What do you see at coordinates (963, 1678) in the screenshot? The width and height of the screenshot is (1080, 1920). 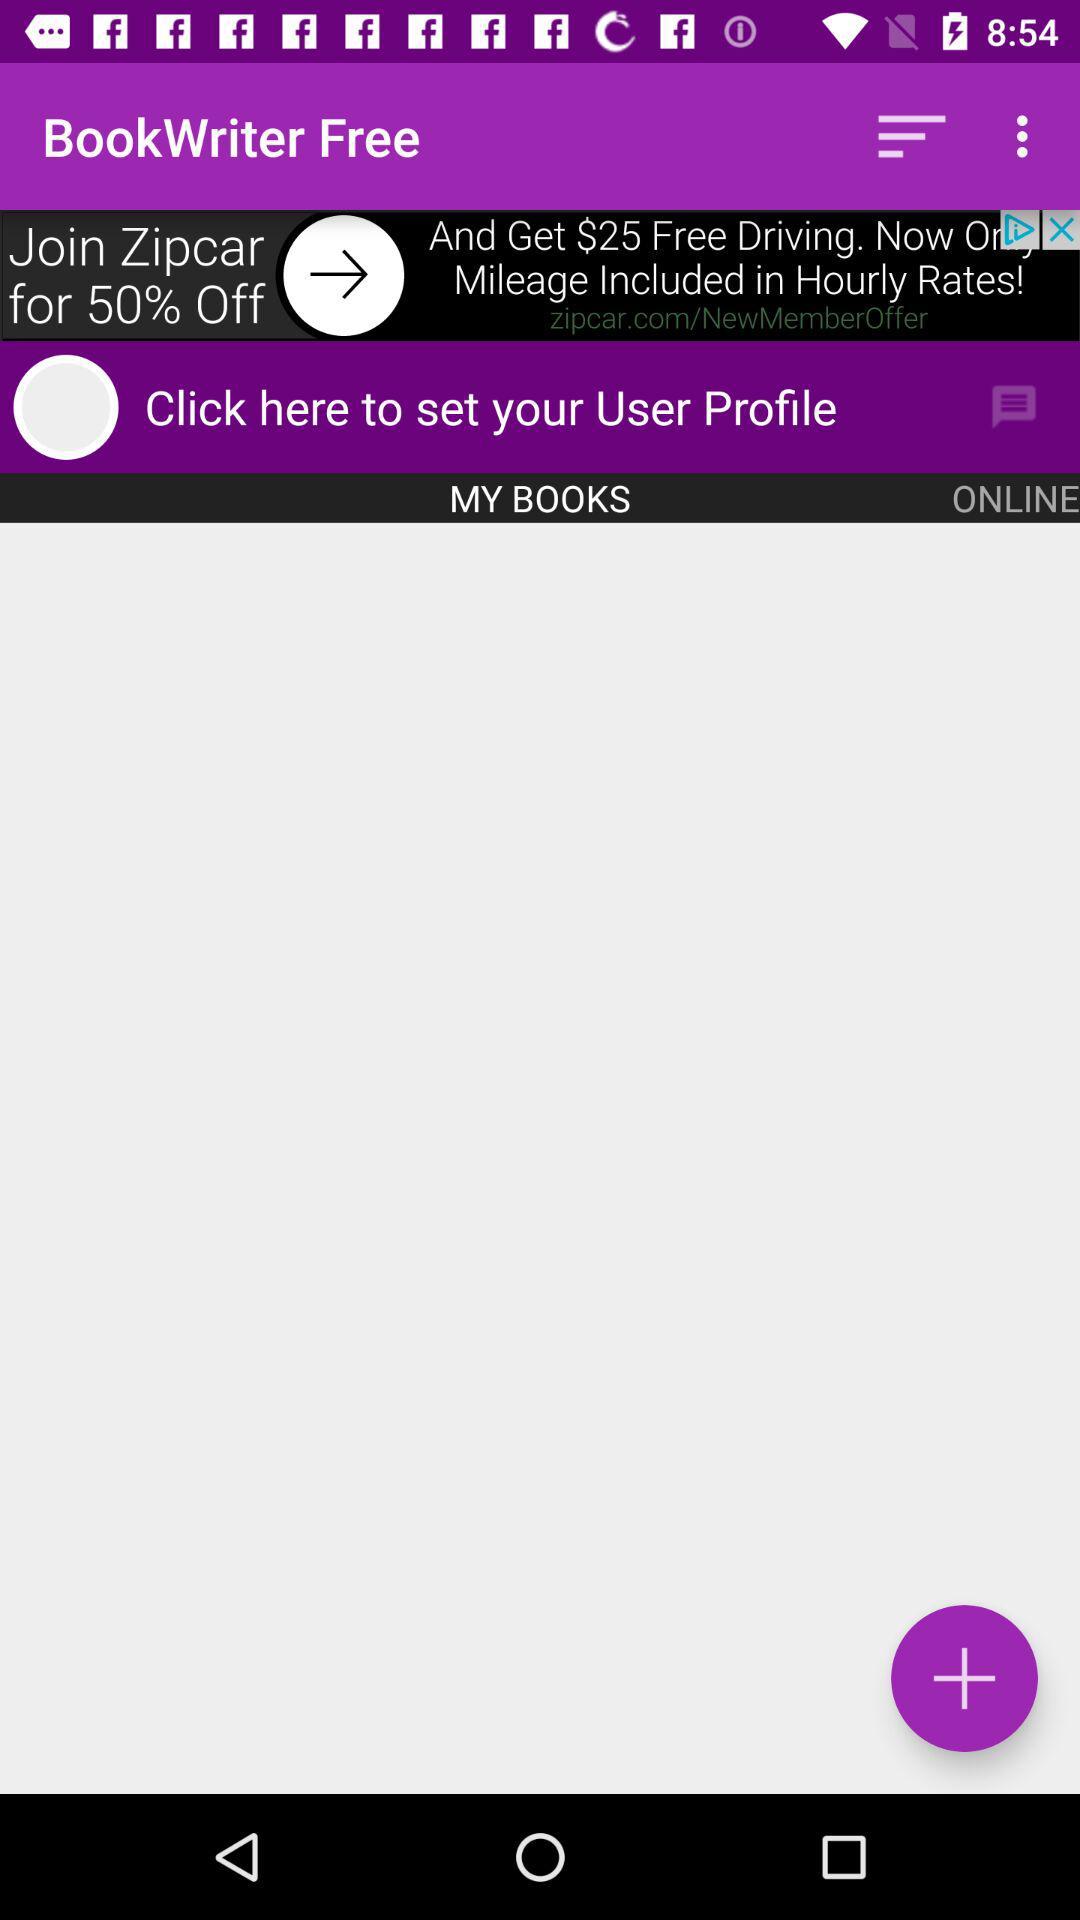 I see `the add icon` at bounding box center [963, 1678].